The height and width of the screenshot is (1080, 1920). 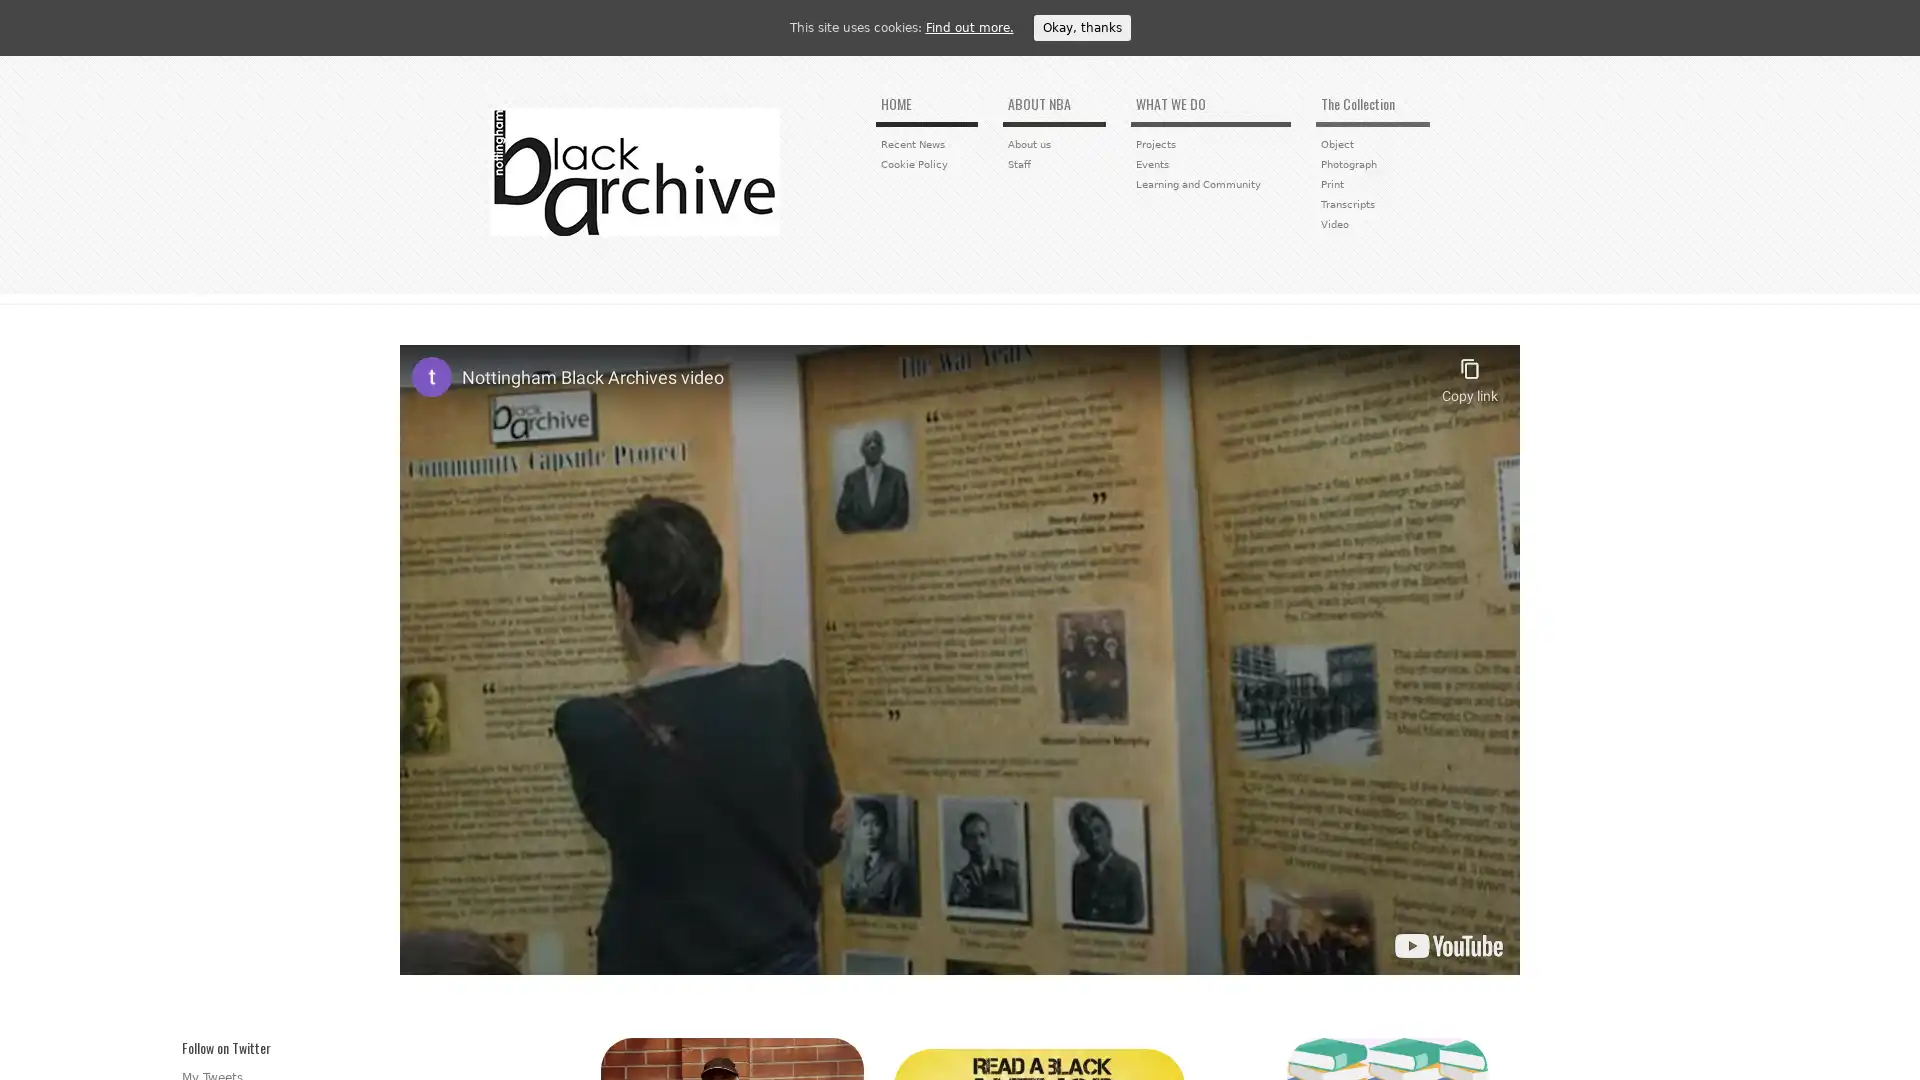 I want to click on Okay, thanks, so click(x=1080, y=27).